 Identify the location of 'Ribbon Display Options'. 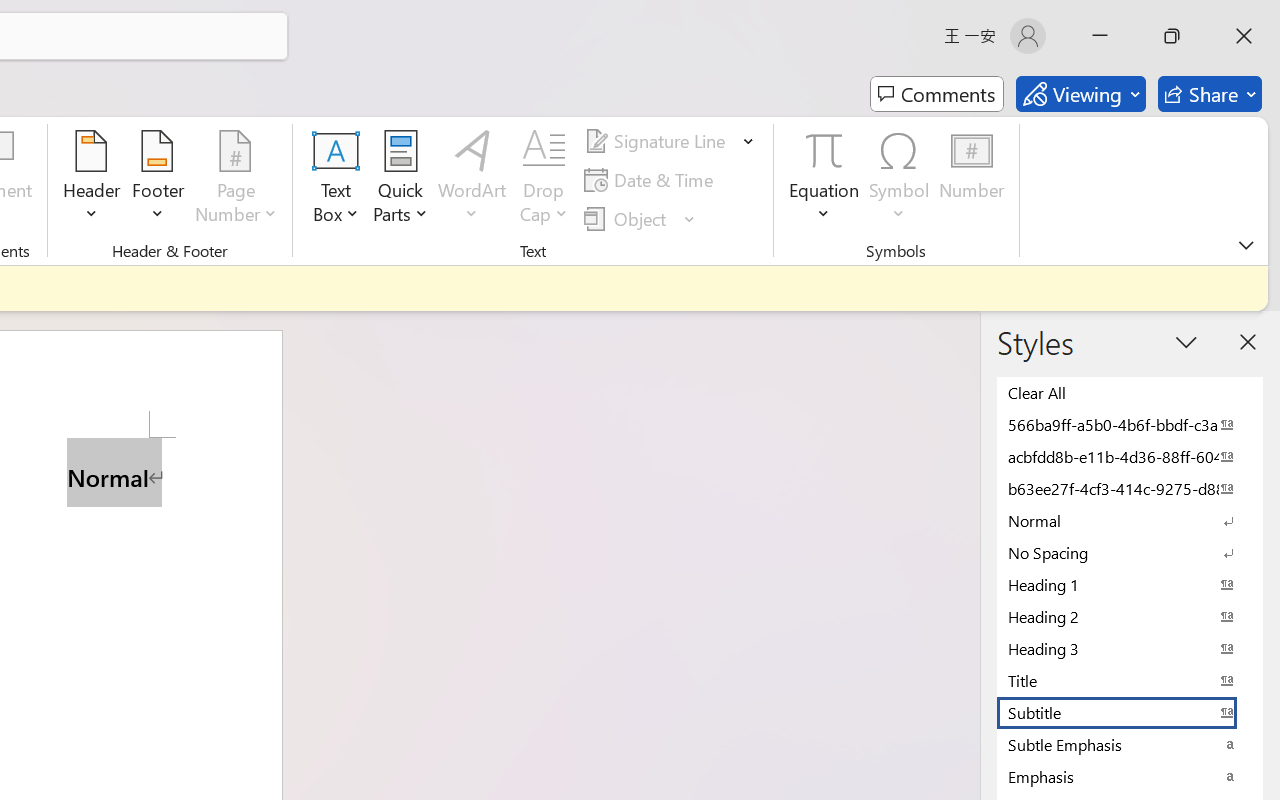
(1245, 244).